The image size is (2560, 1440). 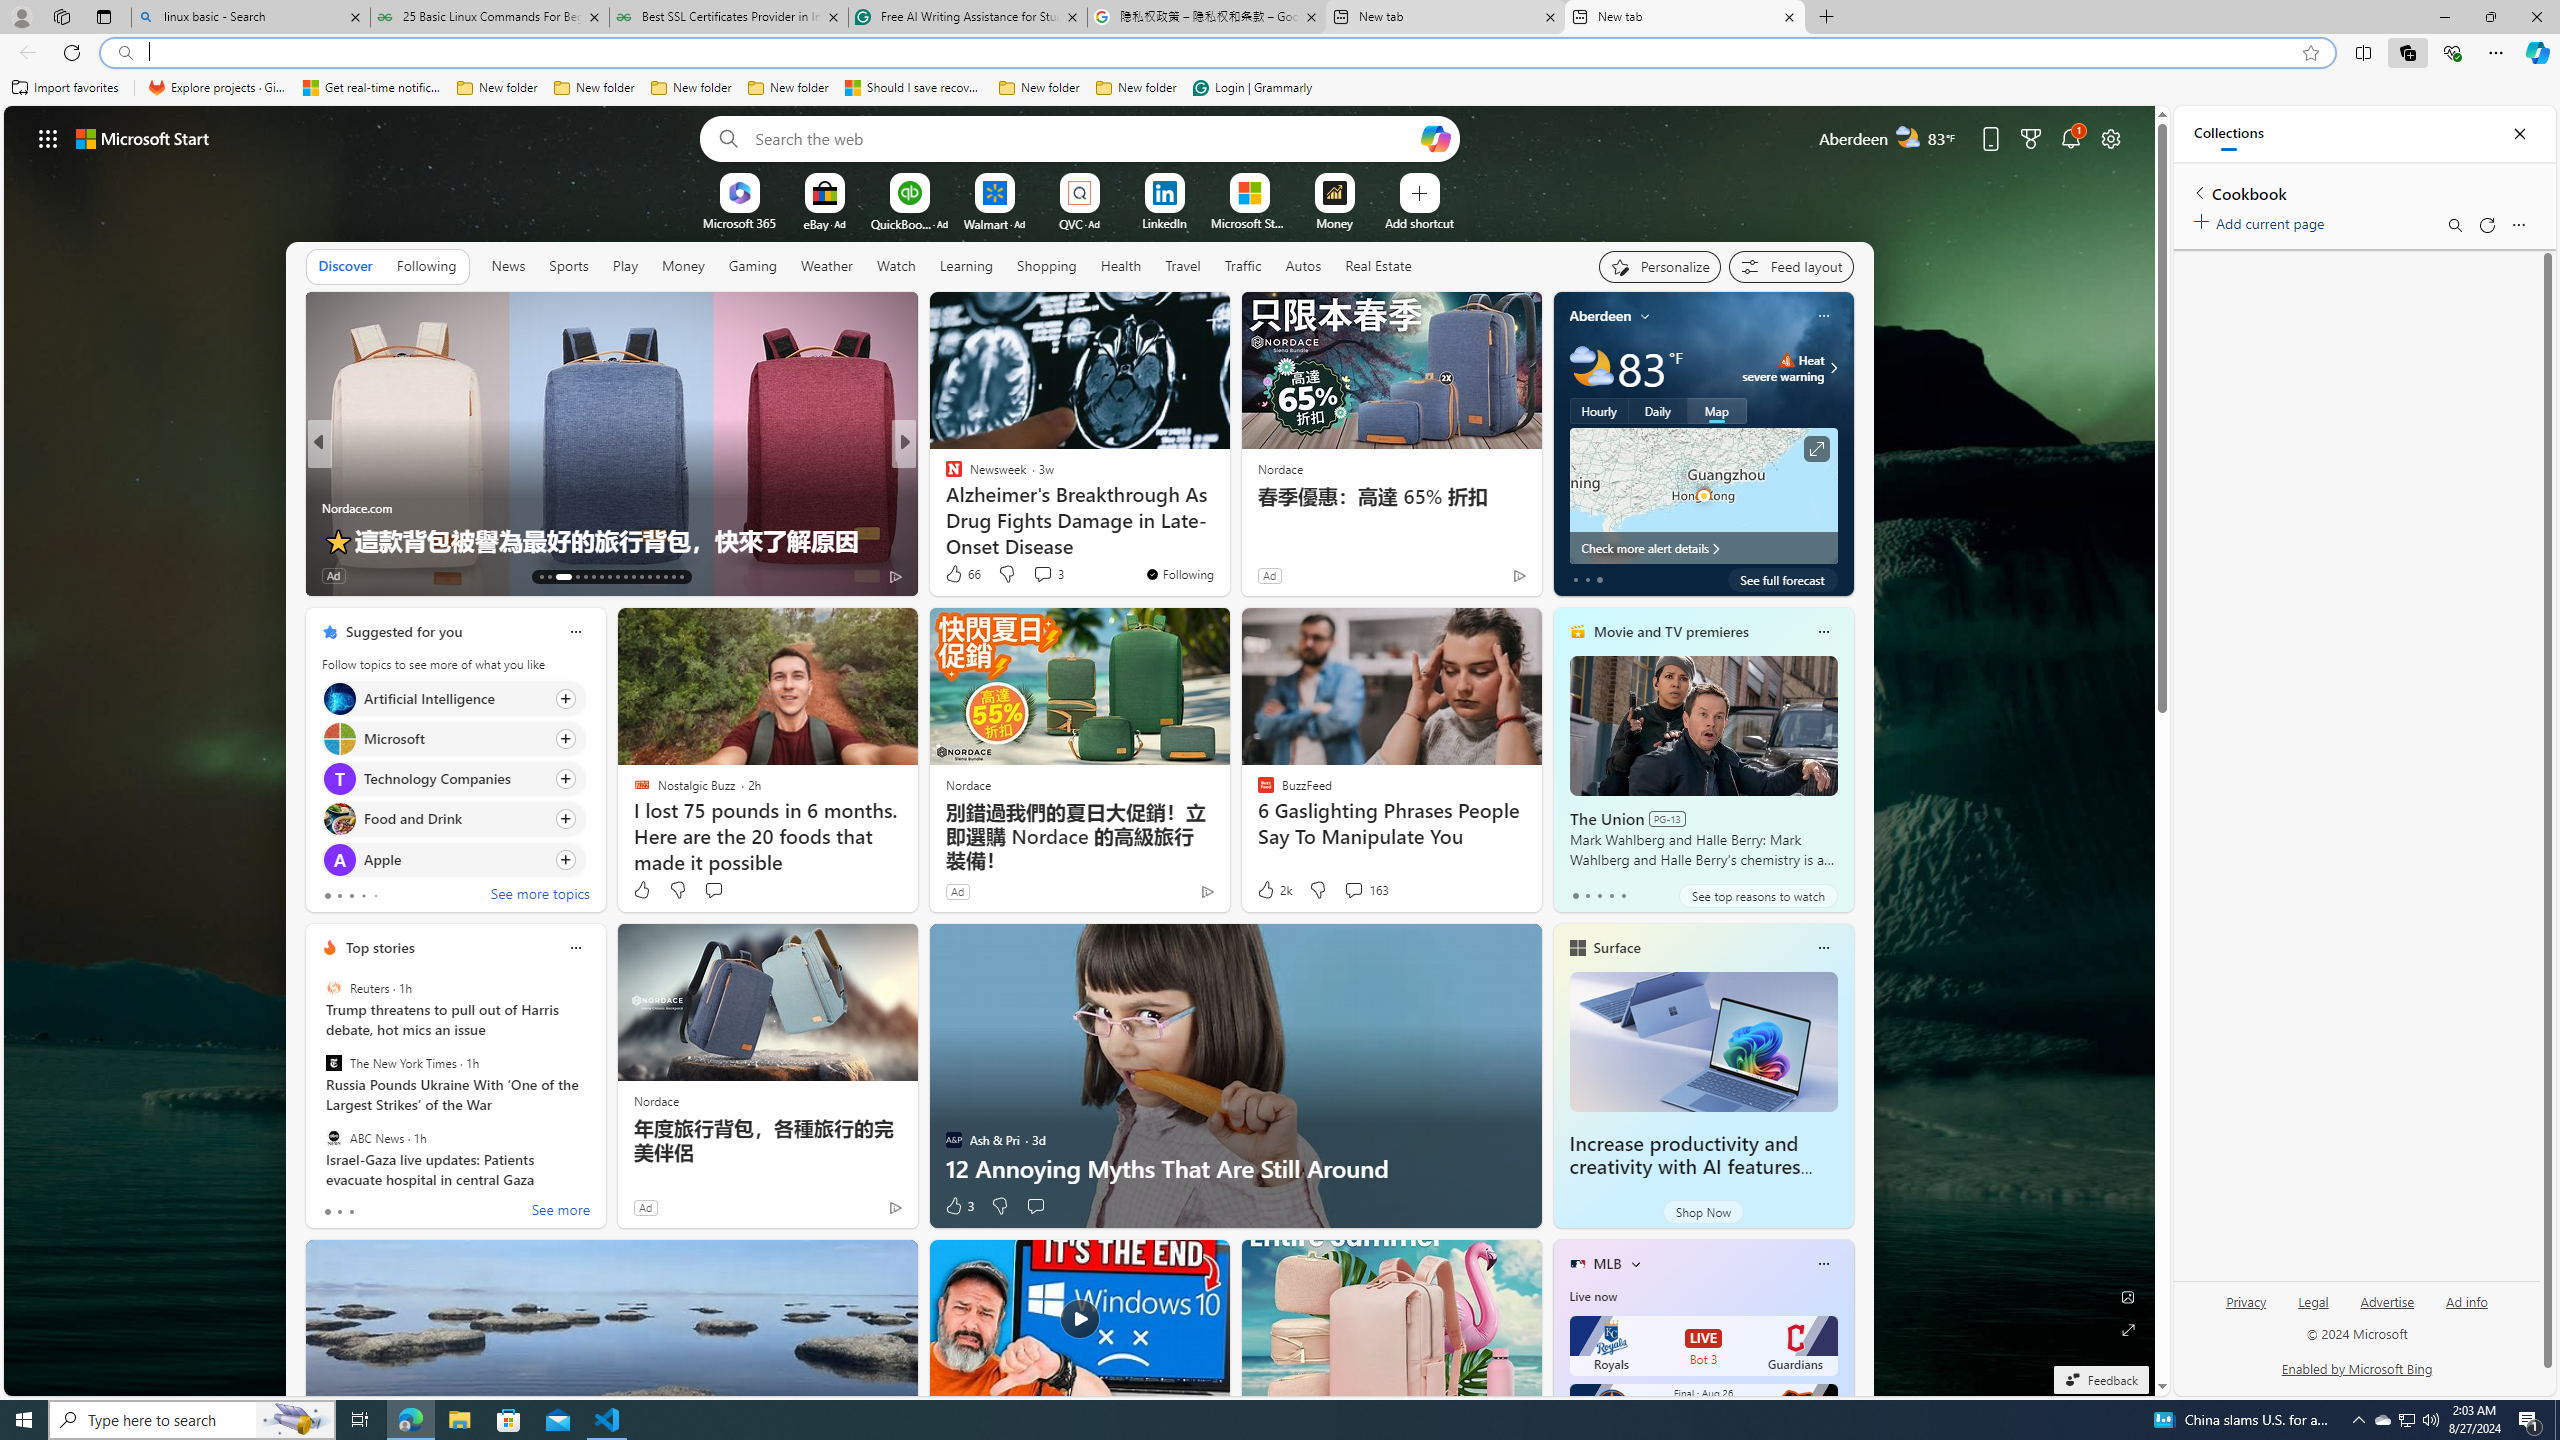 I want to click on 'TechRadar', so click(x=945, y=506).